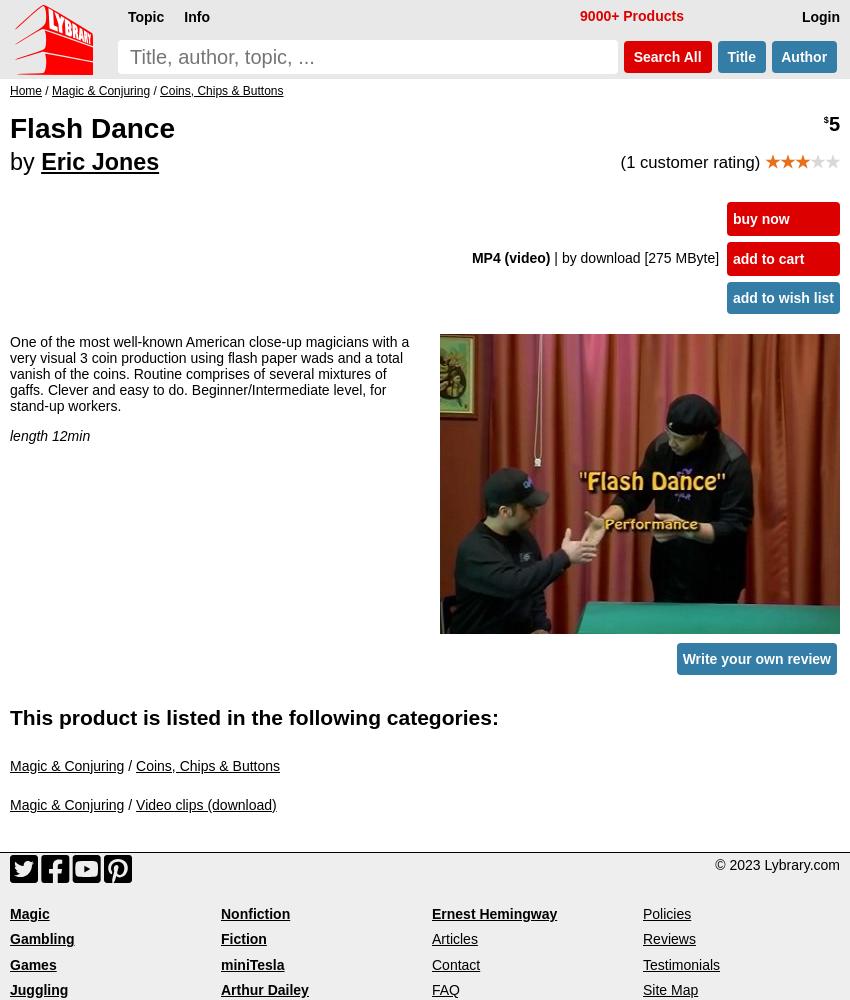 This screenshot has width=850, height=1000. Describe the element at coordinates (511, 257) in the screenshot. I see `'MP4 (video)'` at that location.